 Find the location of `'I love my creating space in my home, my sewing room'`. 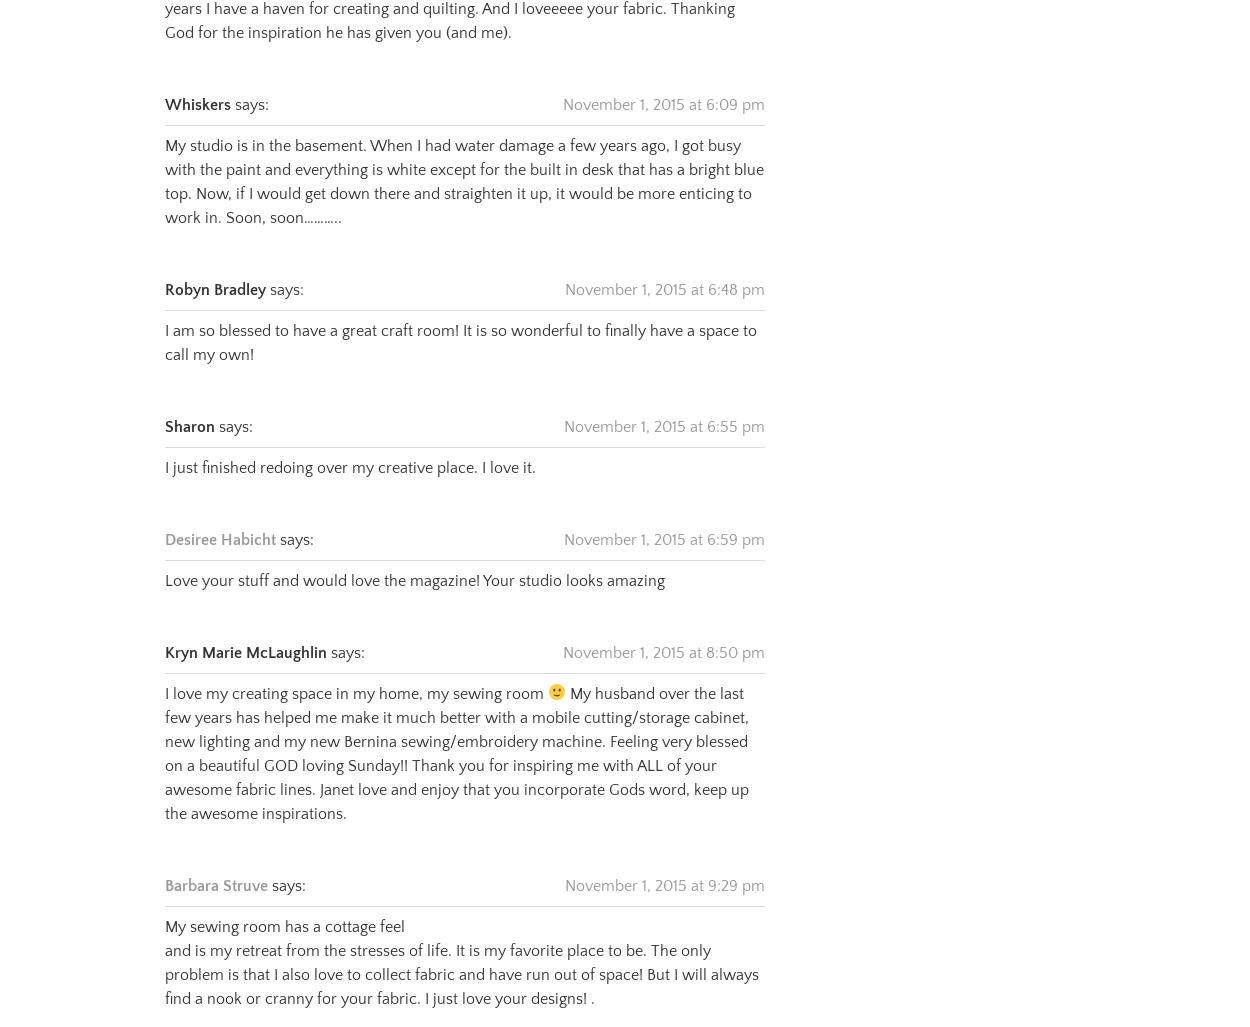

'I love my creating space in my home, my sewing room' is located at coordinates (355, 667).